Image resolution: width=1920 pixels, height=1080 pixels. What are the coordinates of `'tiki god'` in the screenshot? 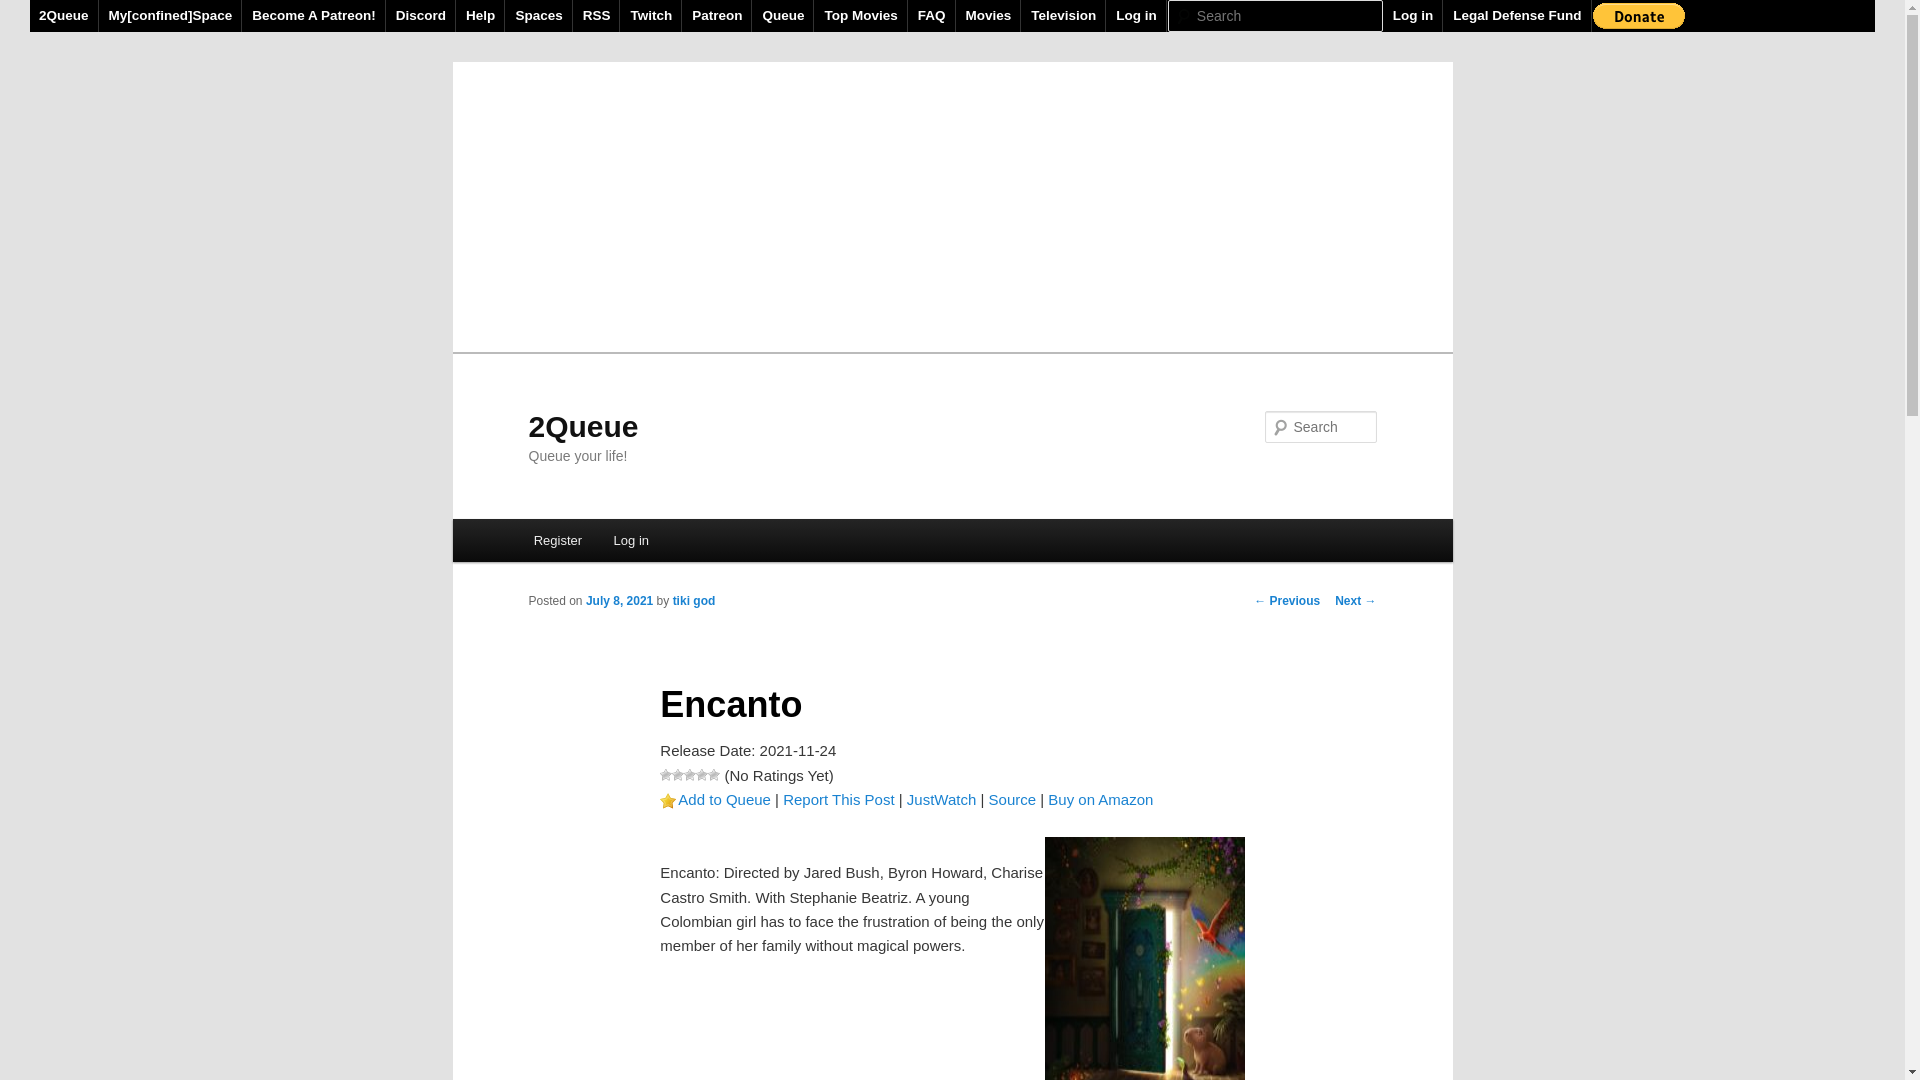 It's located at (694, 600).